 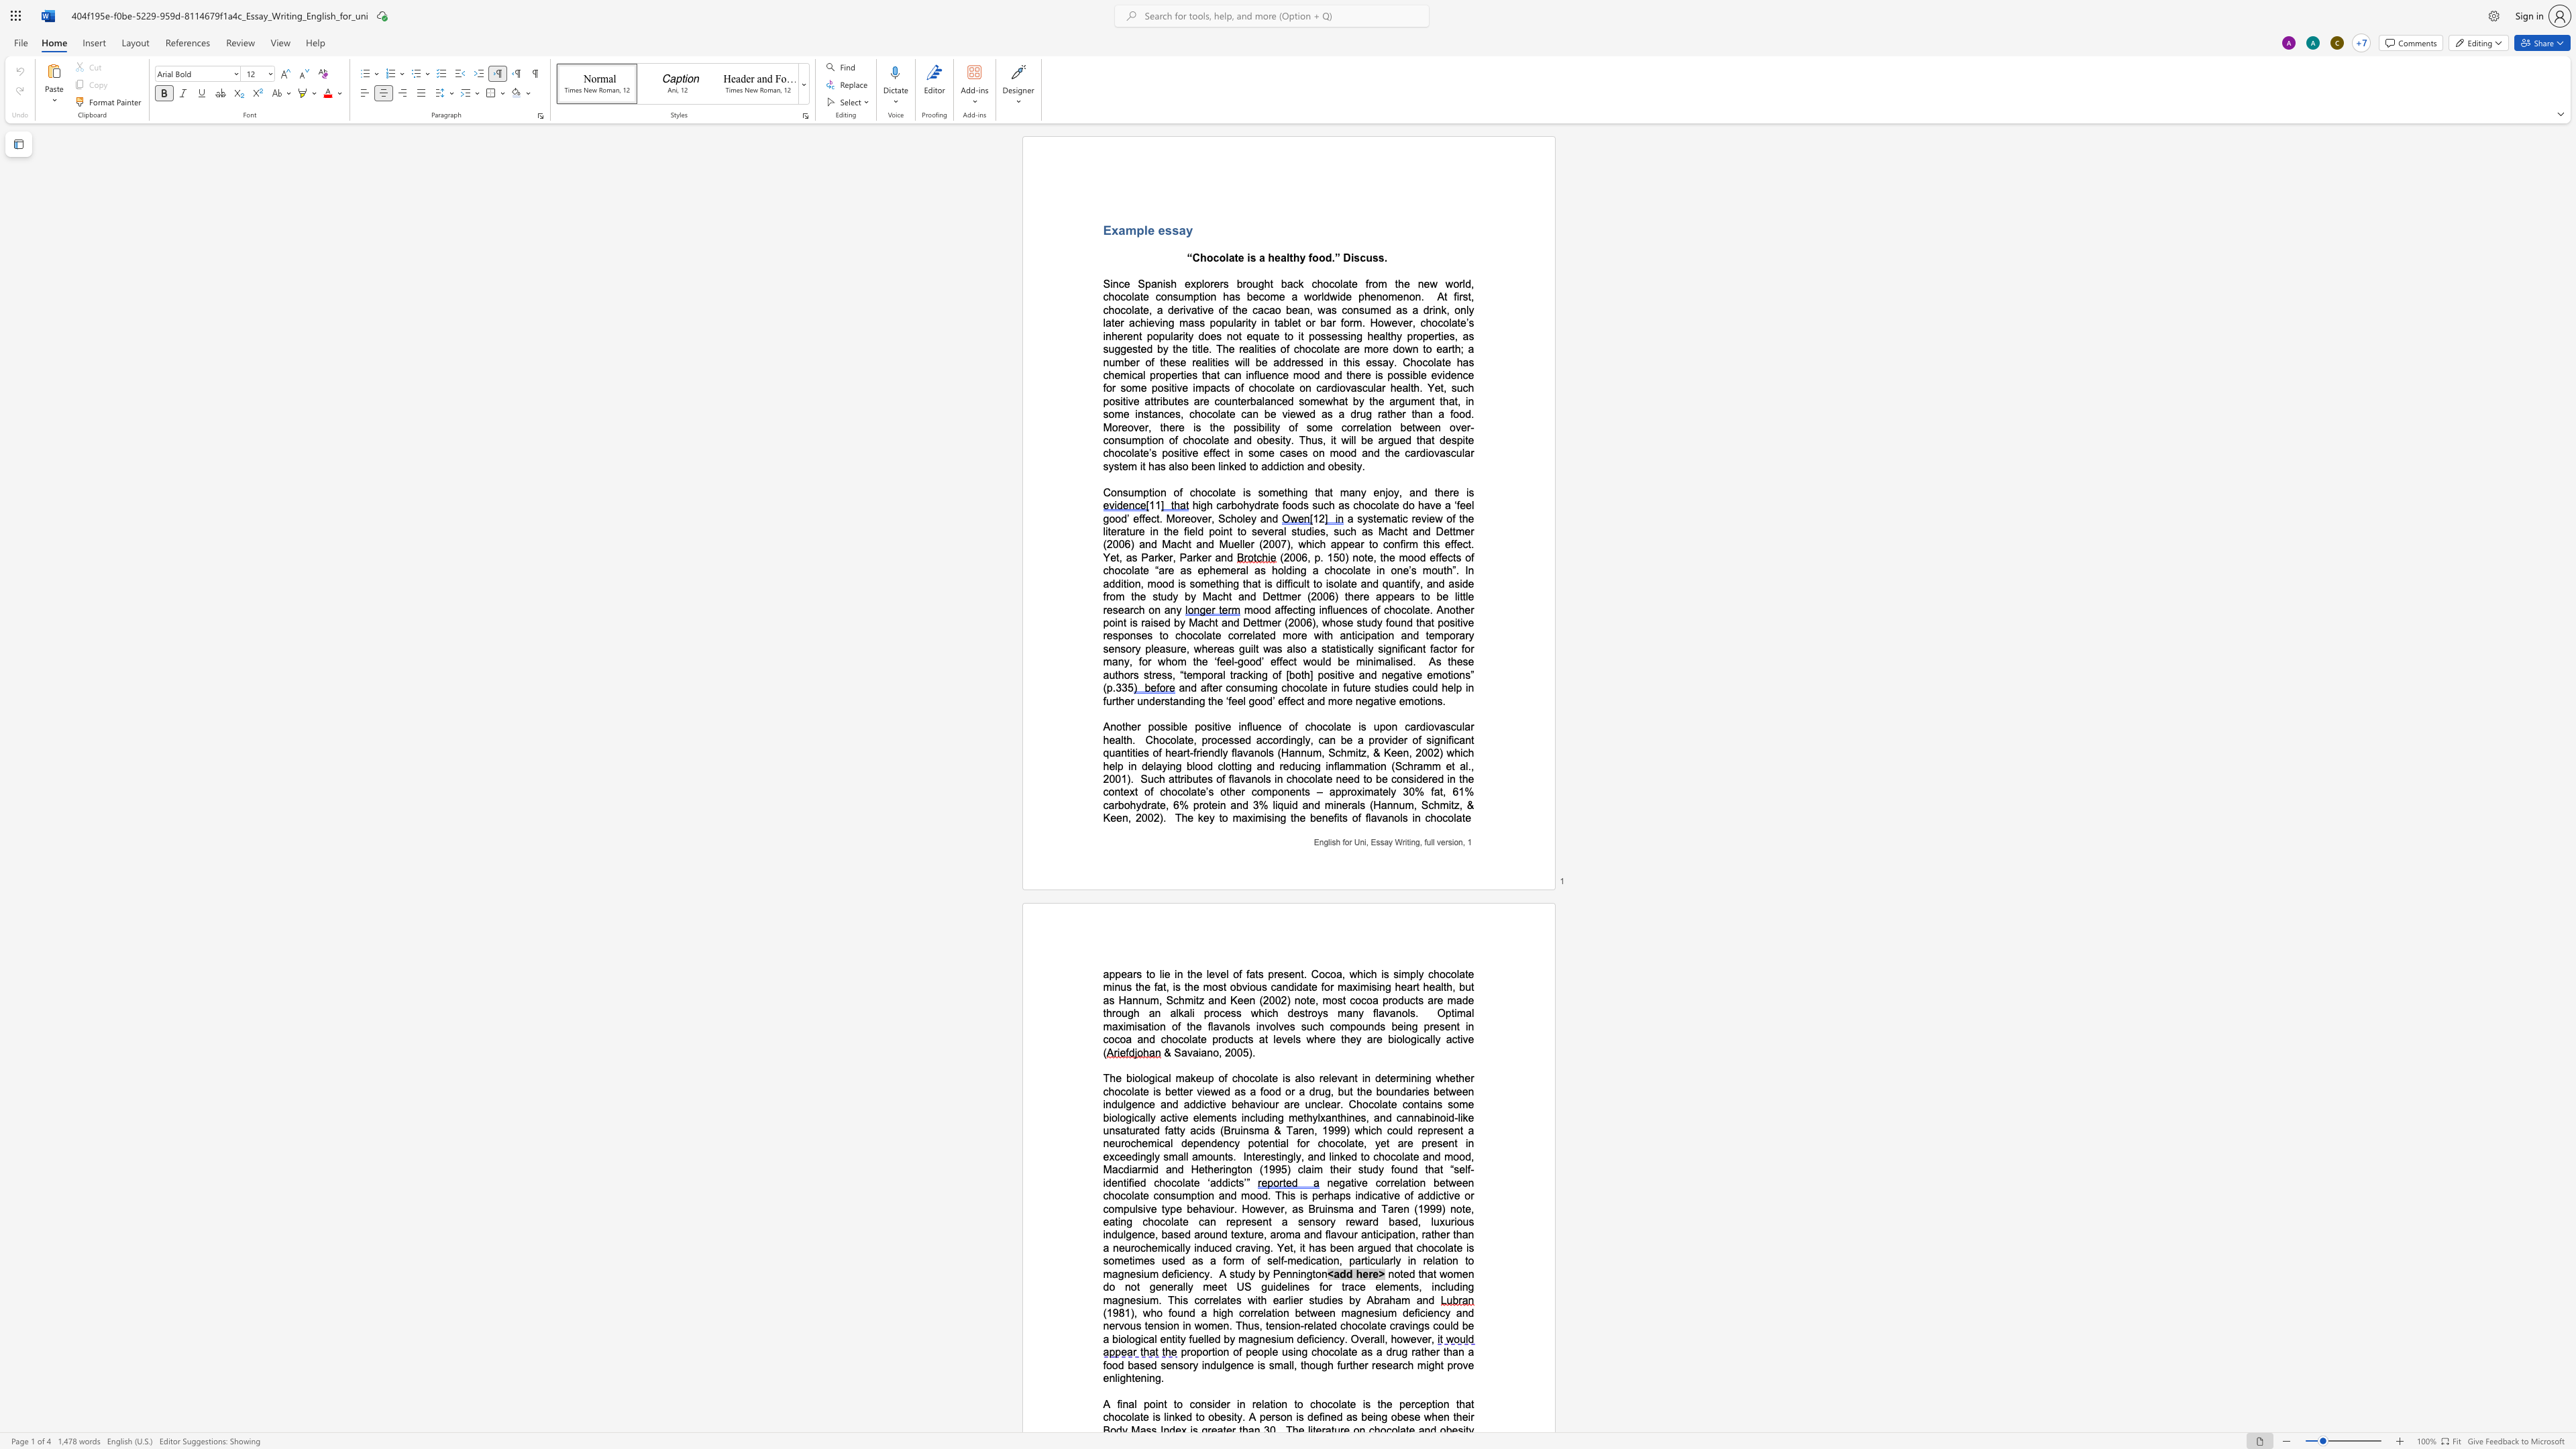 What do you see at coordinates (1368, 283) in the screenshot?
I see `the space between the continuous character "f" and "r" in the text` at bounding box center [1368, 283].